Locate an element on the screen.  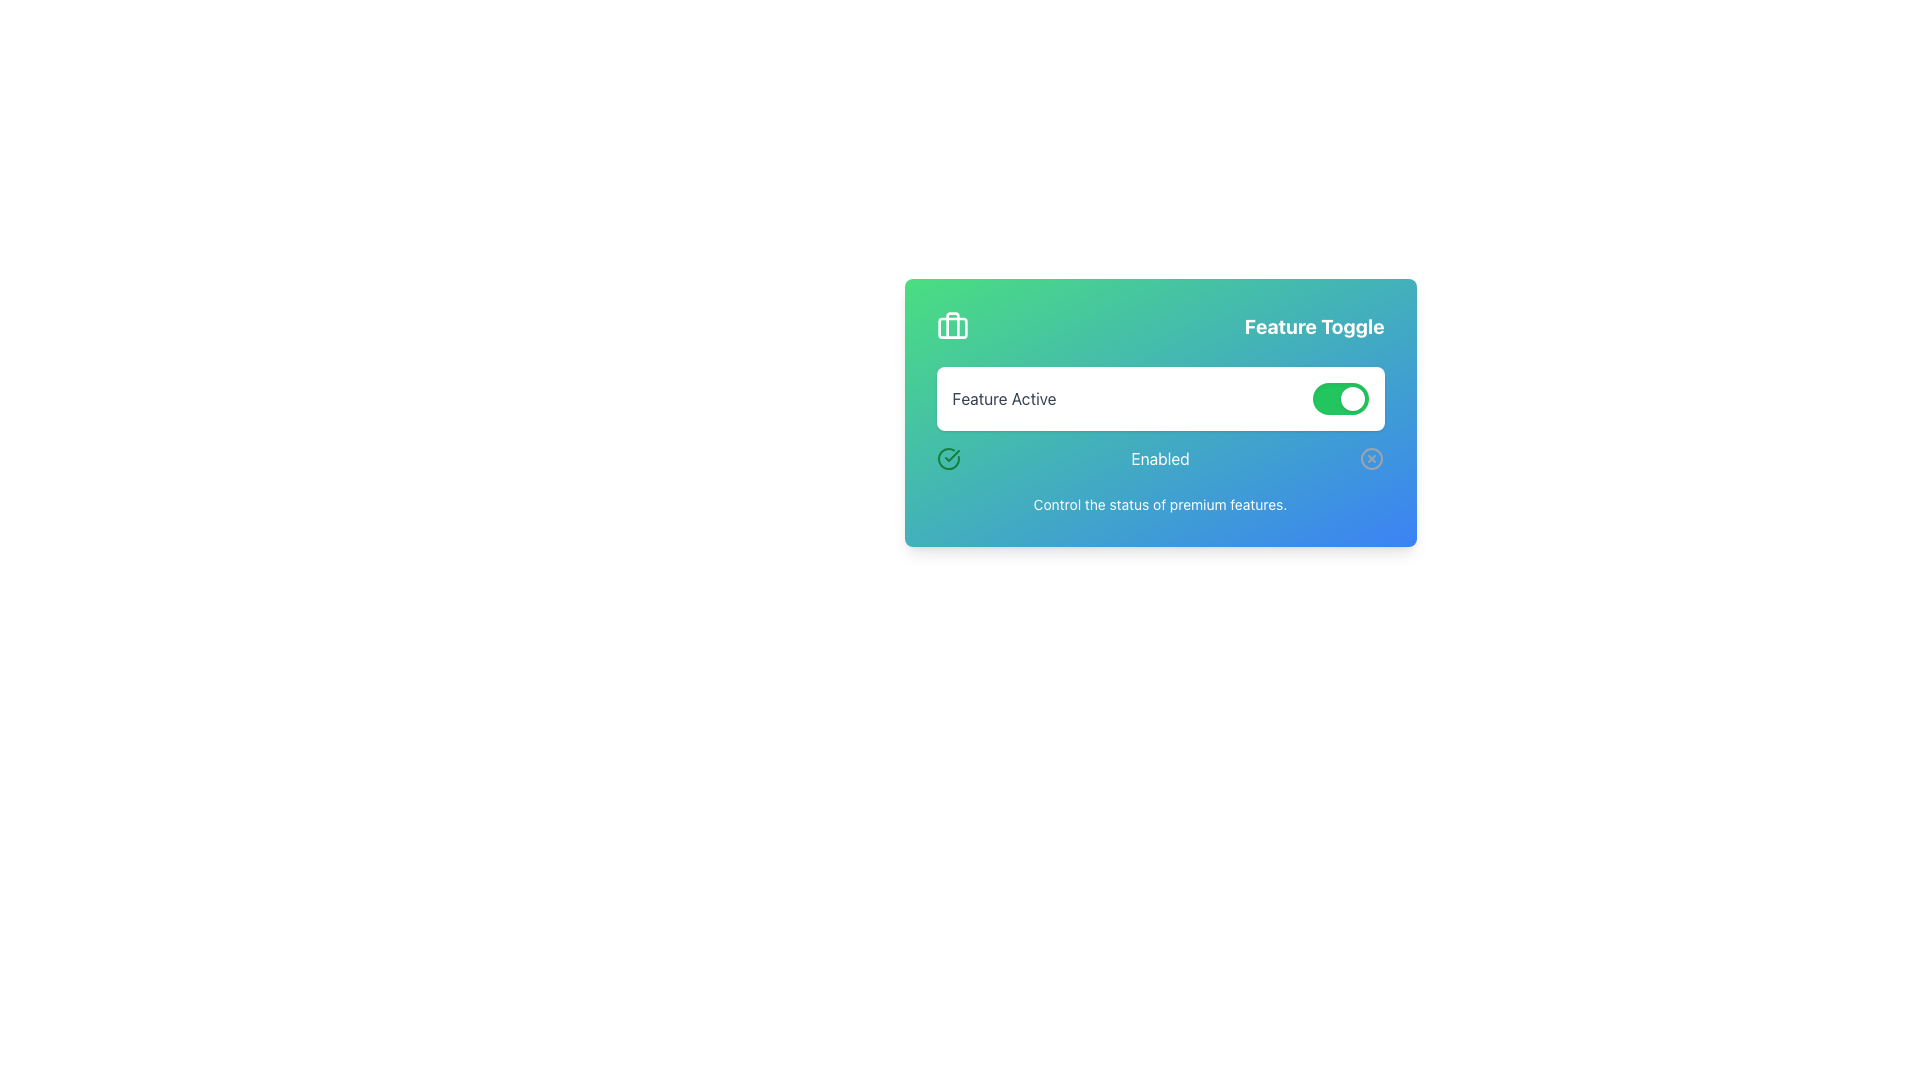
the design of the status icon indicating an active or enabled status, located to the left of the text 'Enabled' is located at coordinates (947, 459).